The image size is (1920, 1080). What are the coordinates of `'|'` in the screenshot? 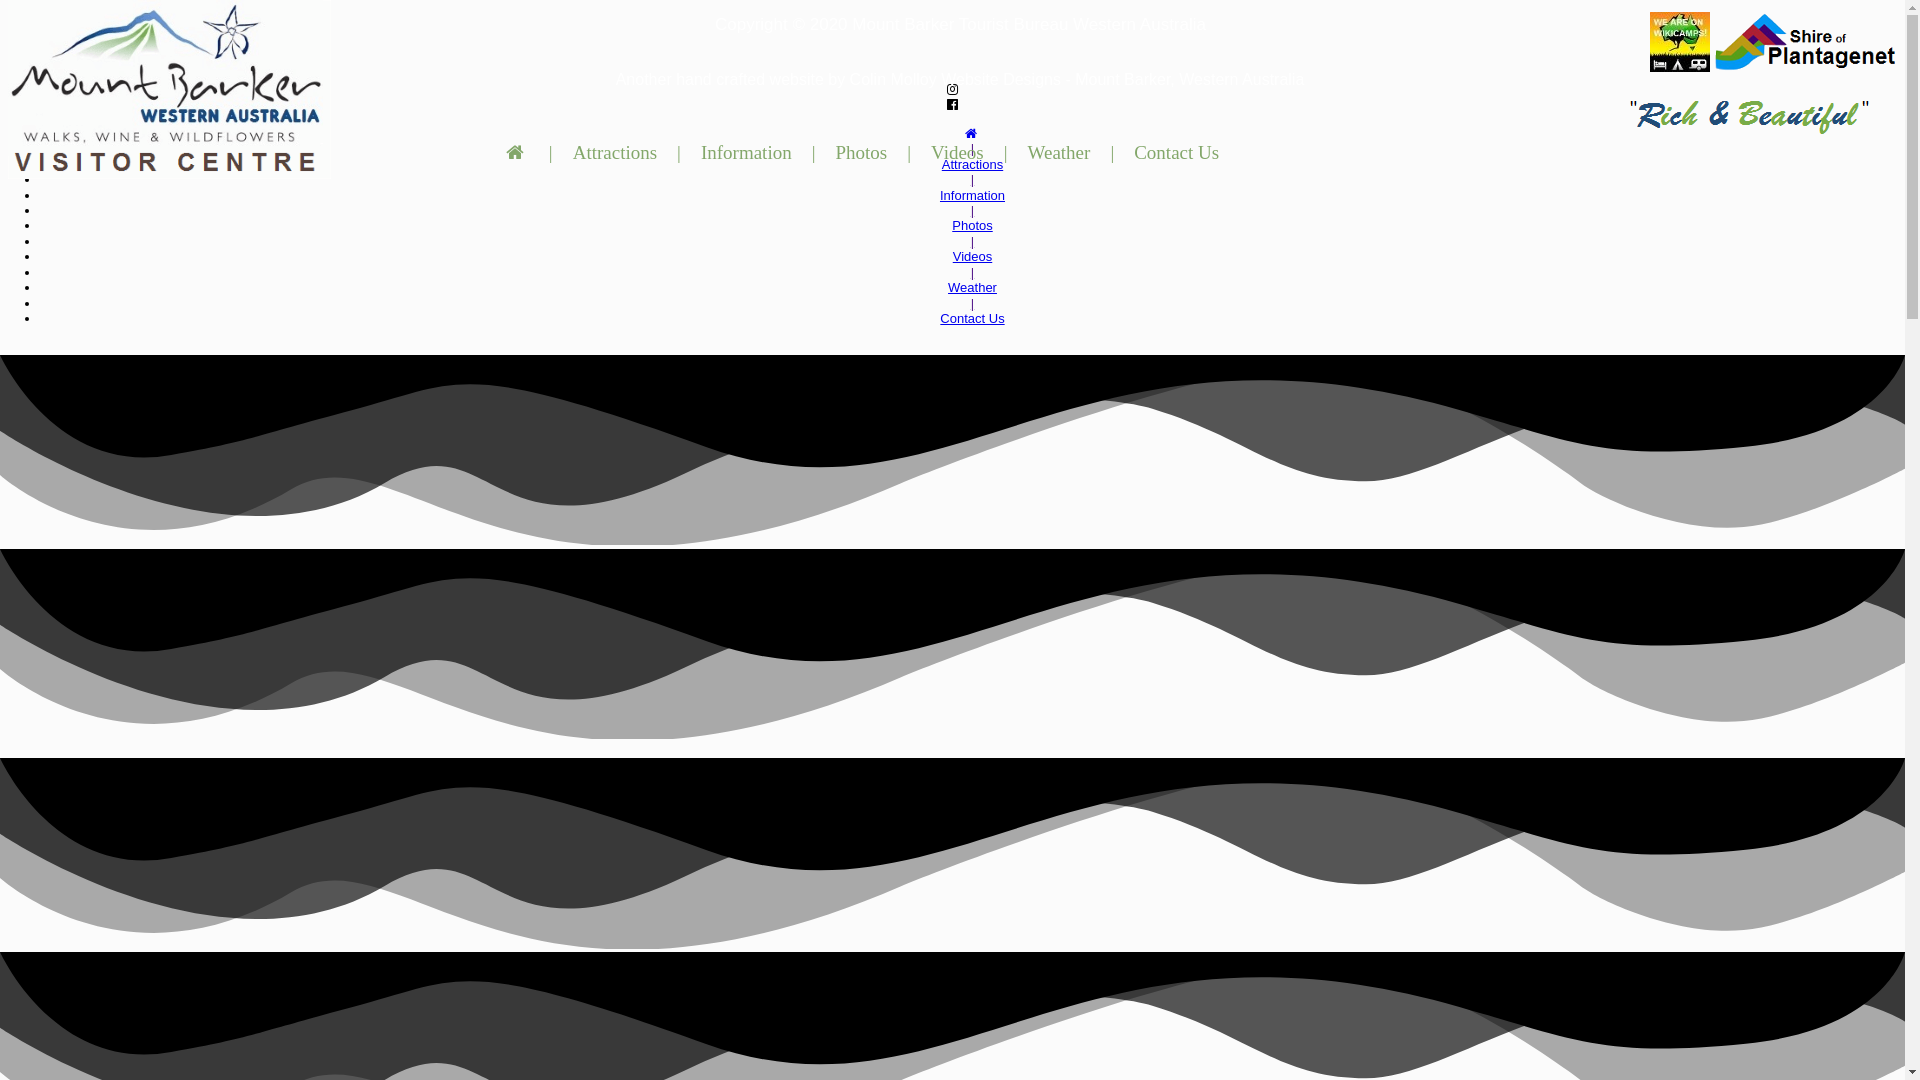 It's located at (972, 272).